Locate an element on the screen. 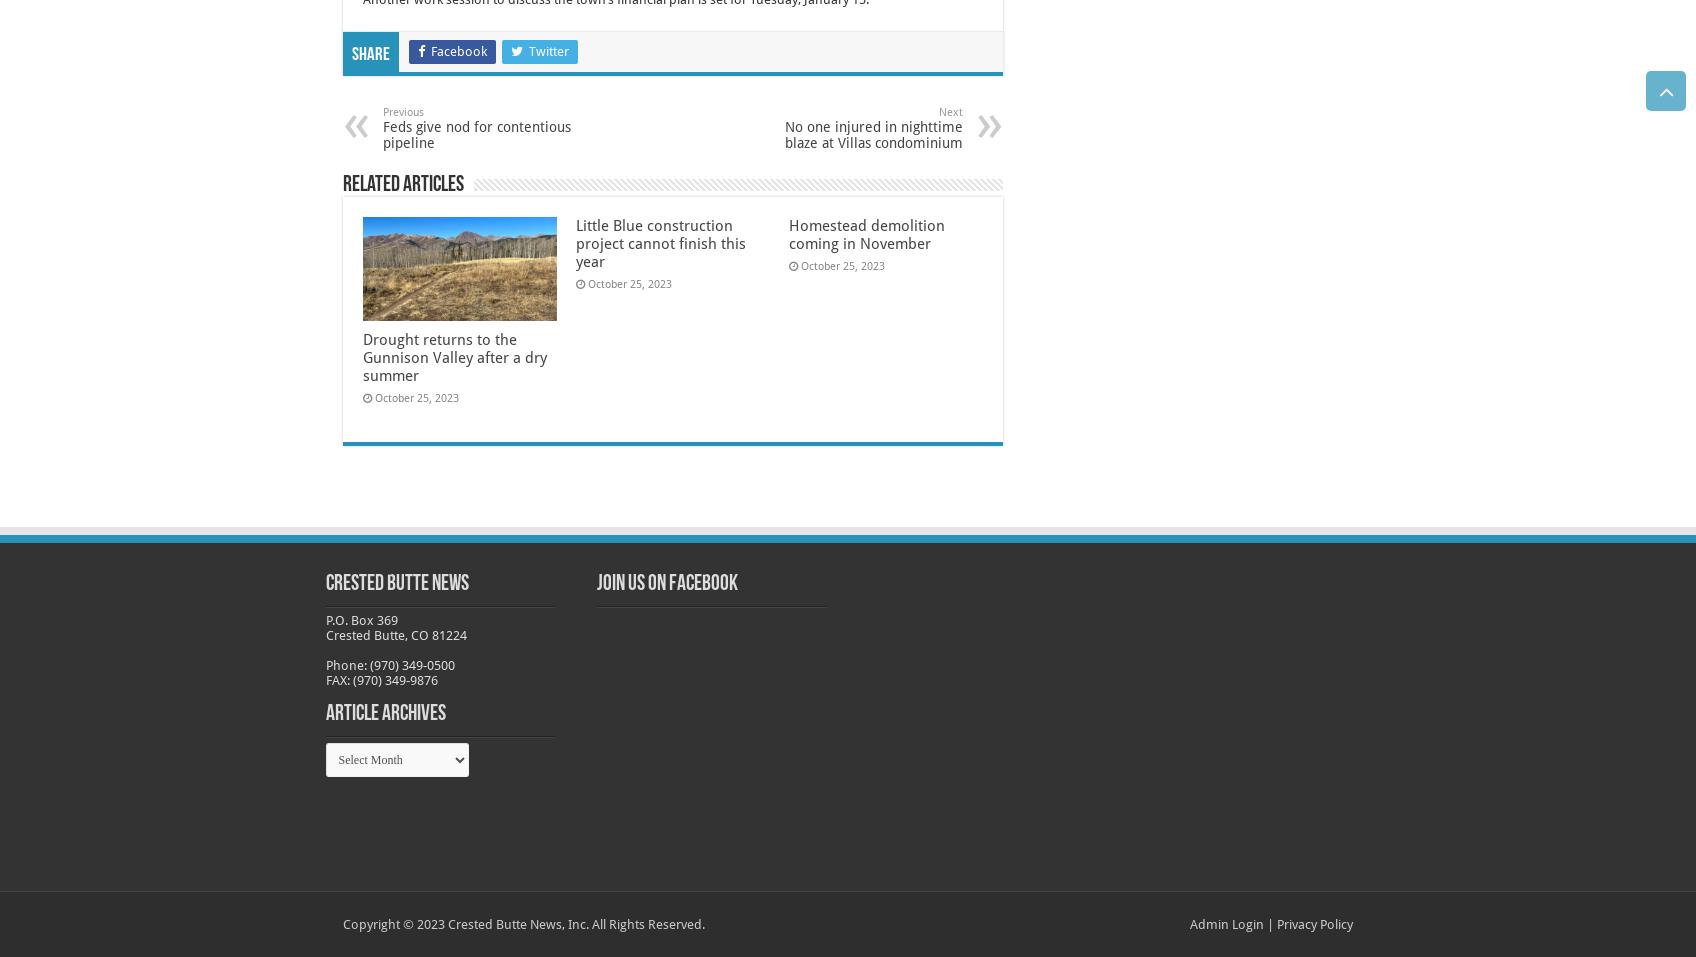  'Homestead demolition coming  in November' is located at coordinates (865, 234).